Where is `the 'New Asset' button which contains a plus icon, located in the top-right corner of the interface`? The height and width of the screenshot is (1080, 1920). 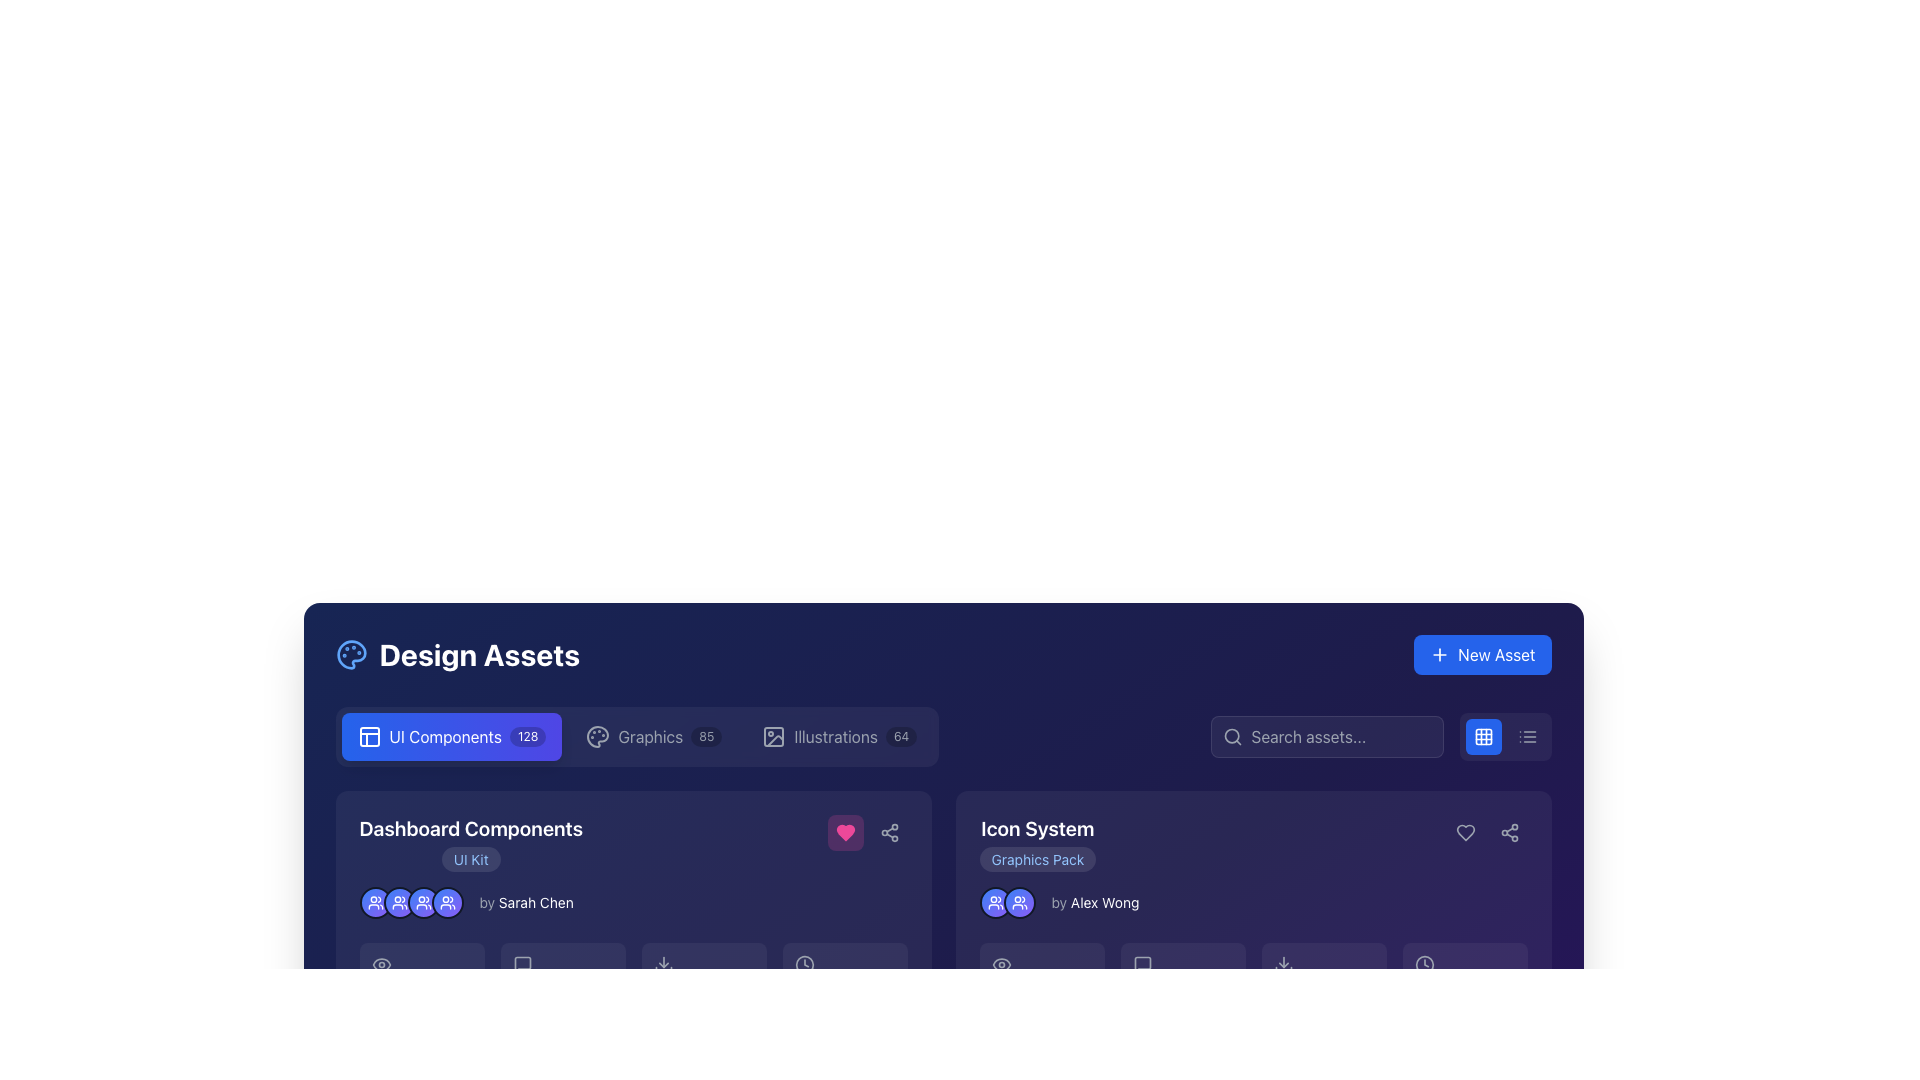 the 'New Asset' button which contains a plus icon, located in the top-right corner of the interface is located at coordinates (1440, 655).